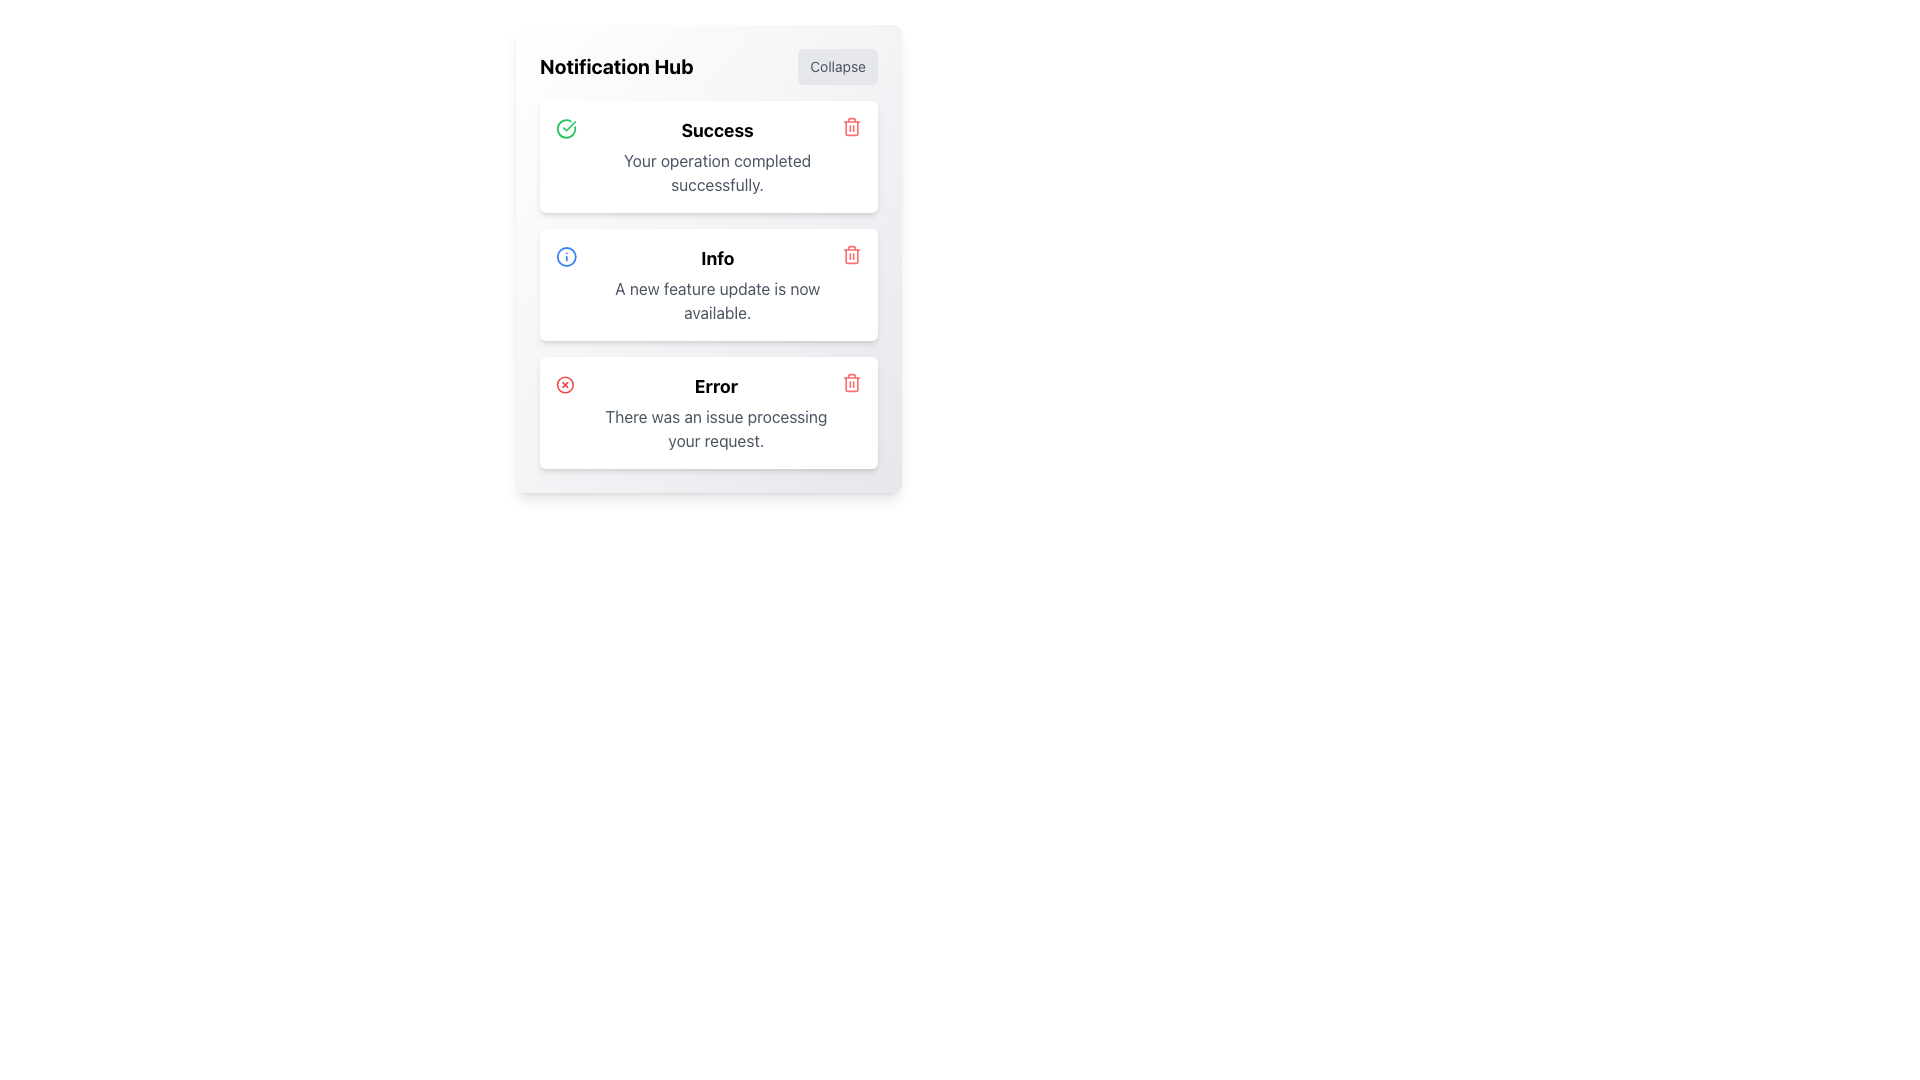  I want to click on the circular graphical element within the 'Error' notification card located in the third row to initiate the associated action, so click(564, 385).